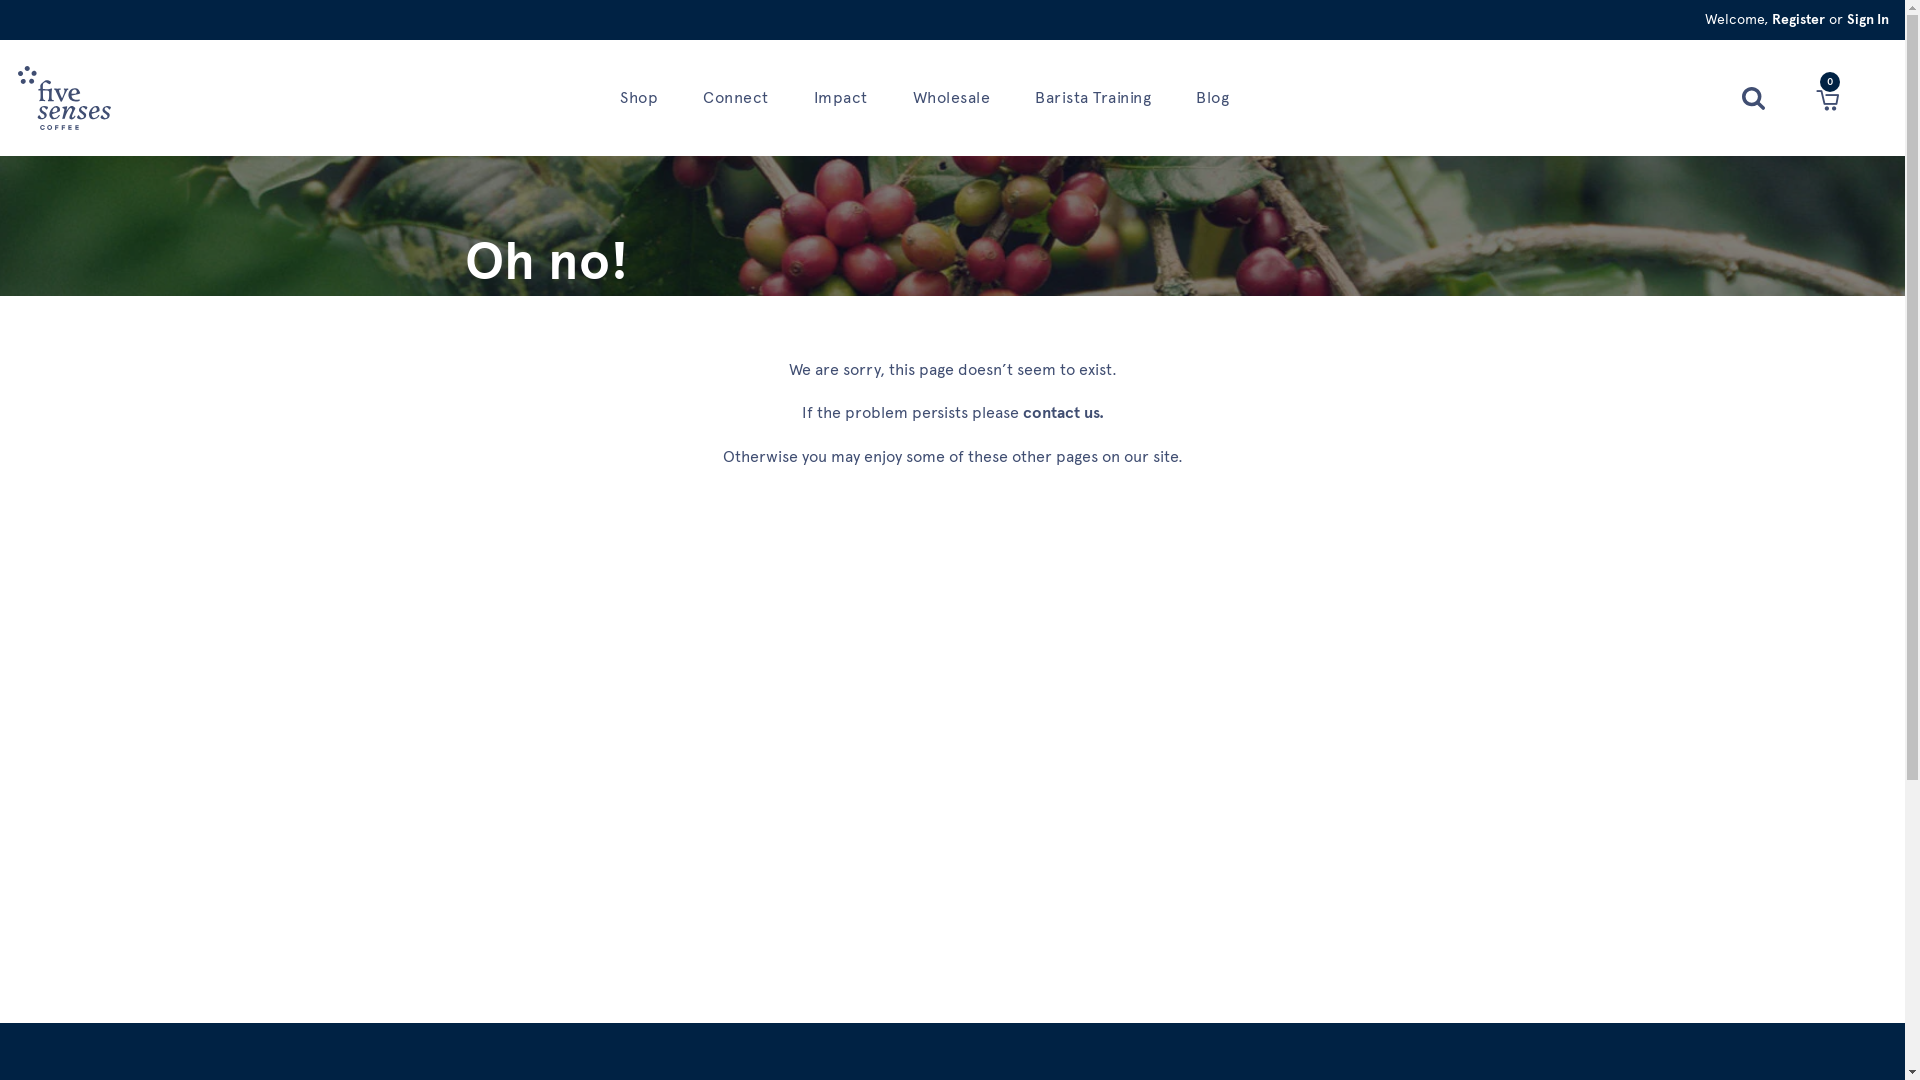 The height and width of the screenshot is (1080, 1920). Describe the element at coordinates (1798, 19) in the screenshot. I see `'Register'` at that location.